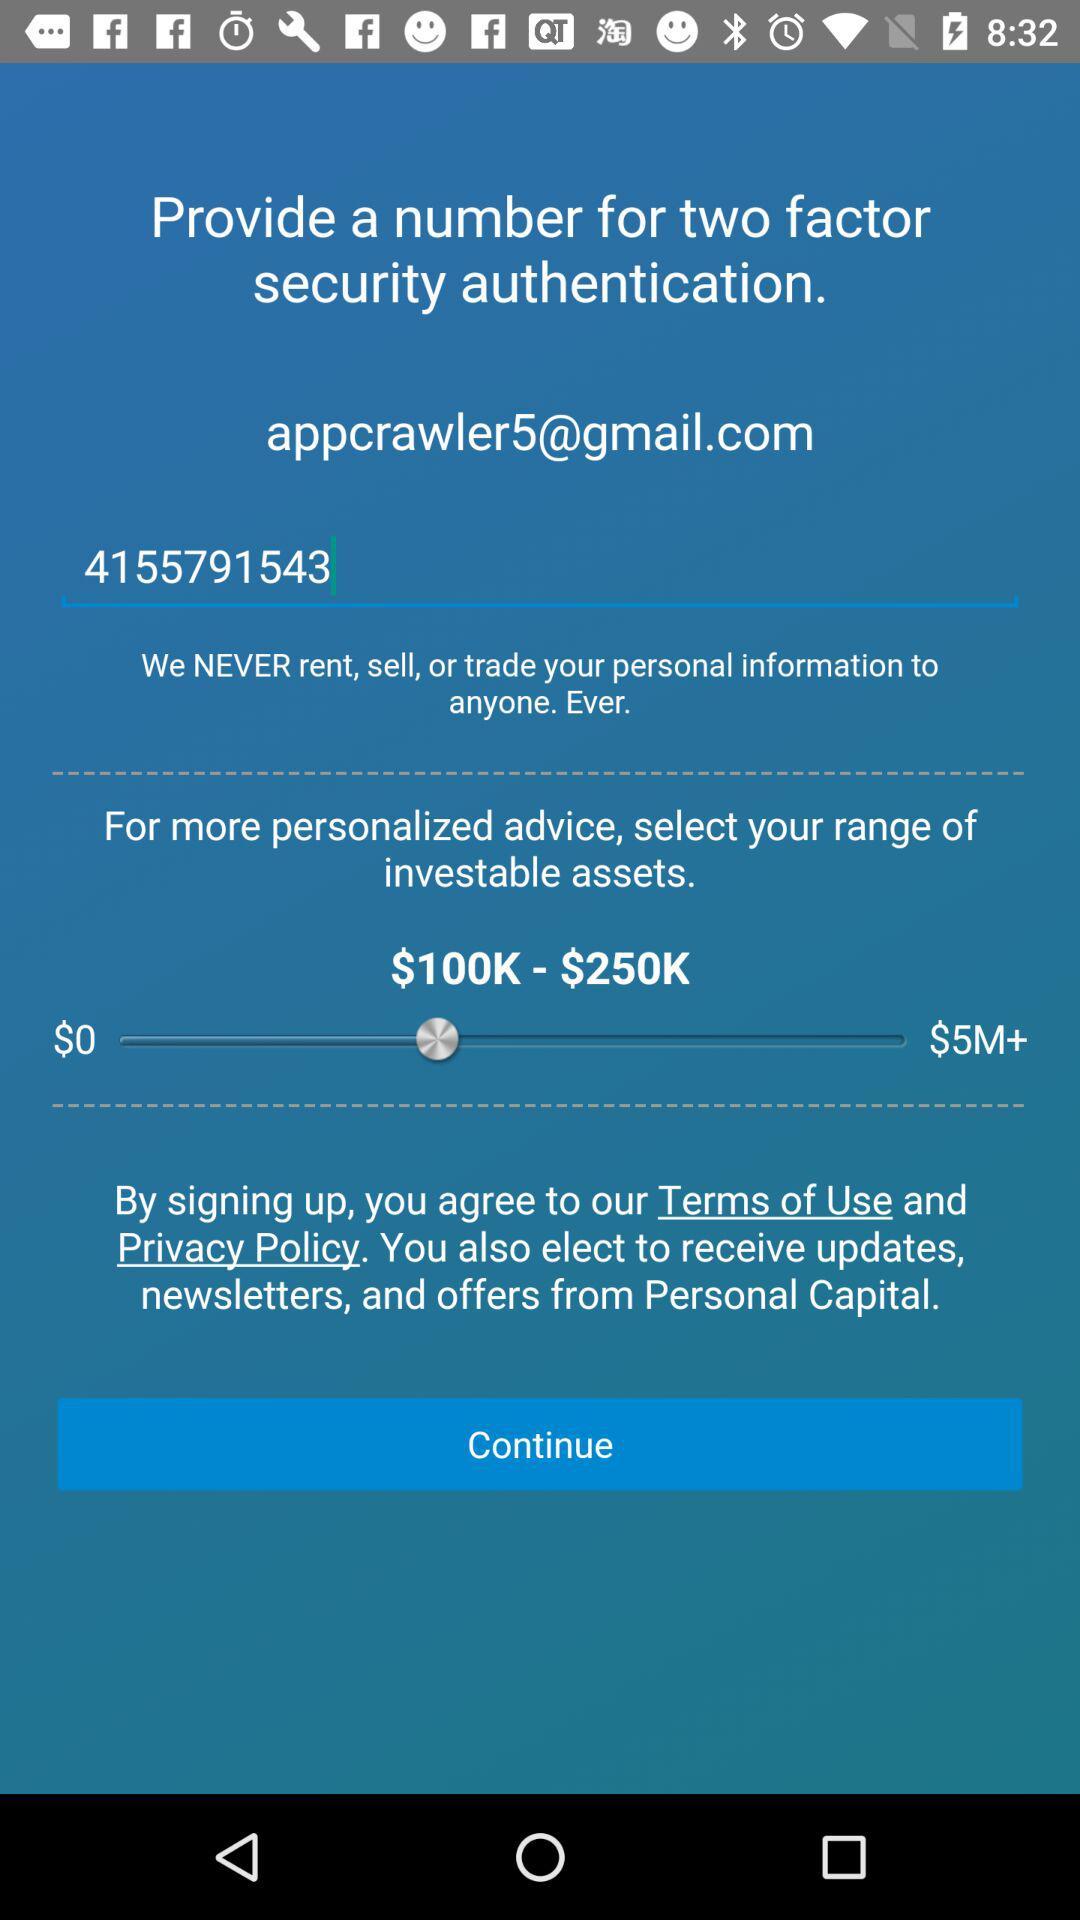 This screenshot has height=1920, width=1080. I want to click on terms and privacy rules, so click(540, 1247).